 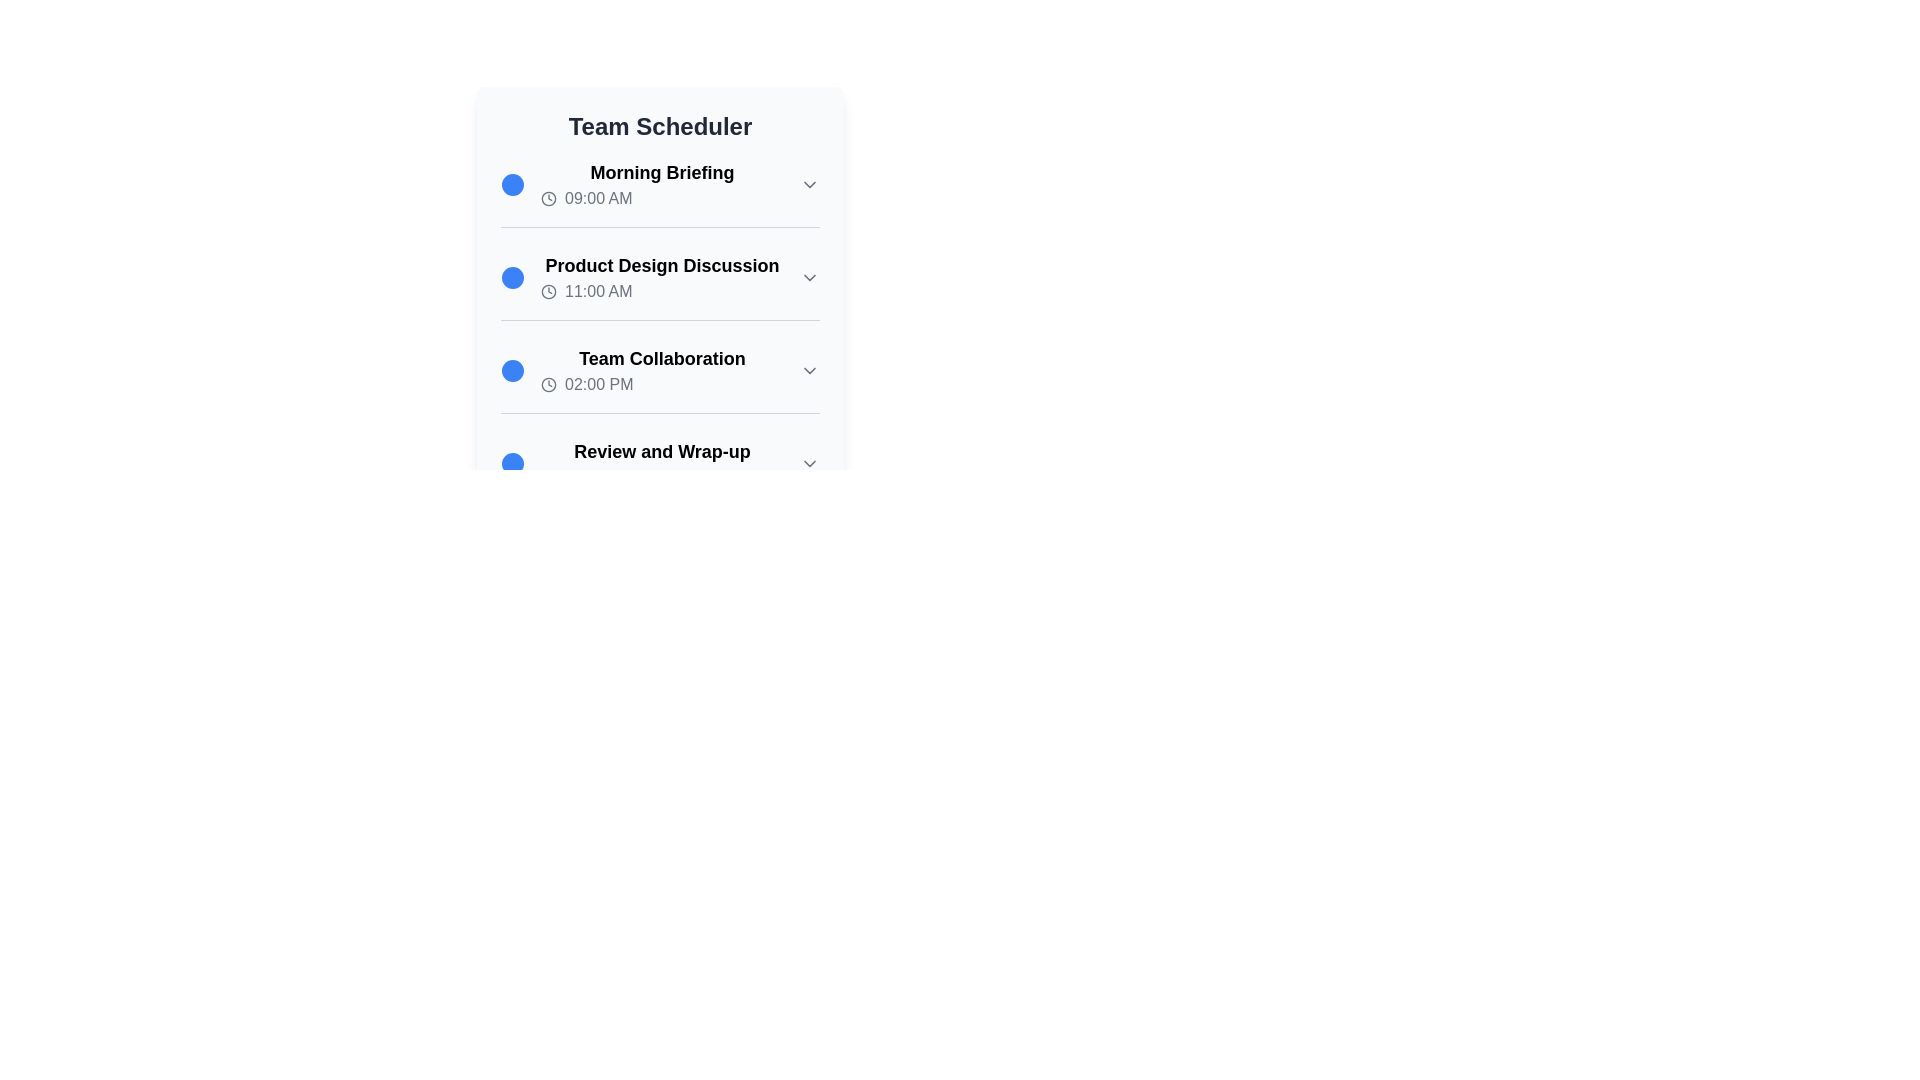 I want to click on the small gray downward-pointing chevron button associated with the 'Review and Wrap-up 04:30 PM' row, so click(x=810, y=463).